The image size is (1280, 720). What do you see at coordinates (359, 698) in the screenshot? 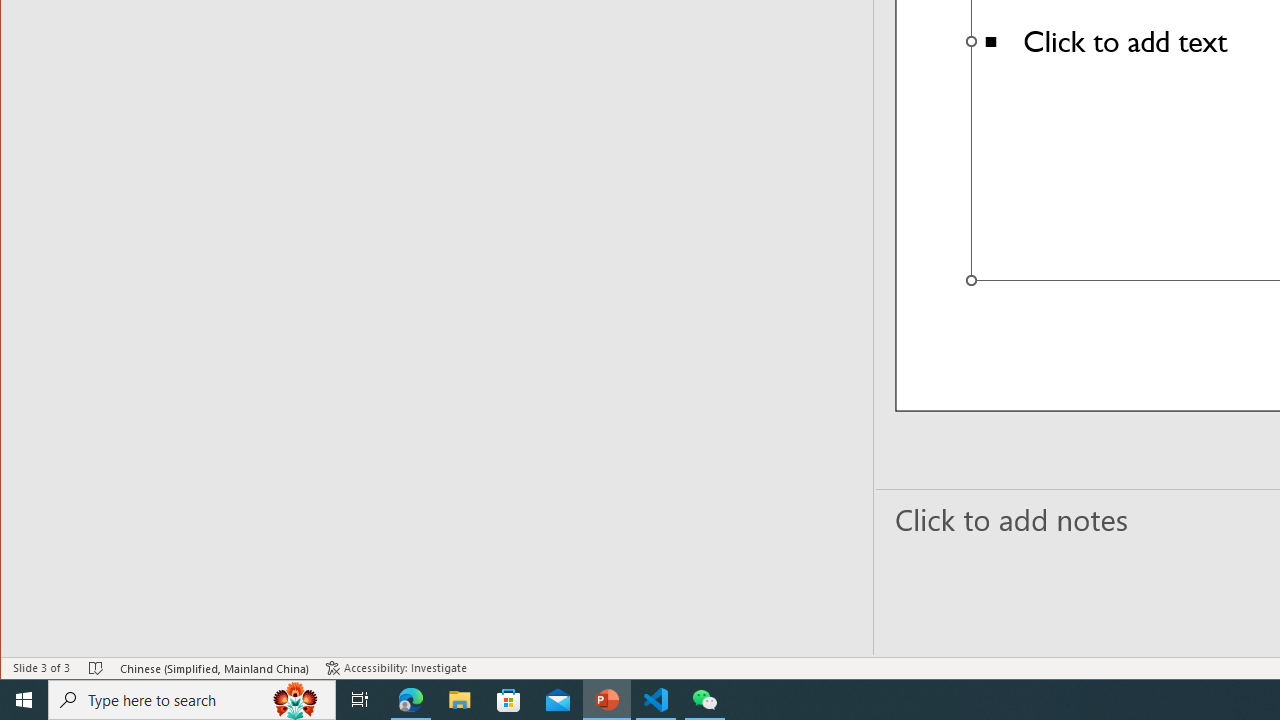
I see `'Task View'` at bounding box center [359, 698].